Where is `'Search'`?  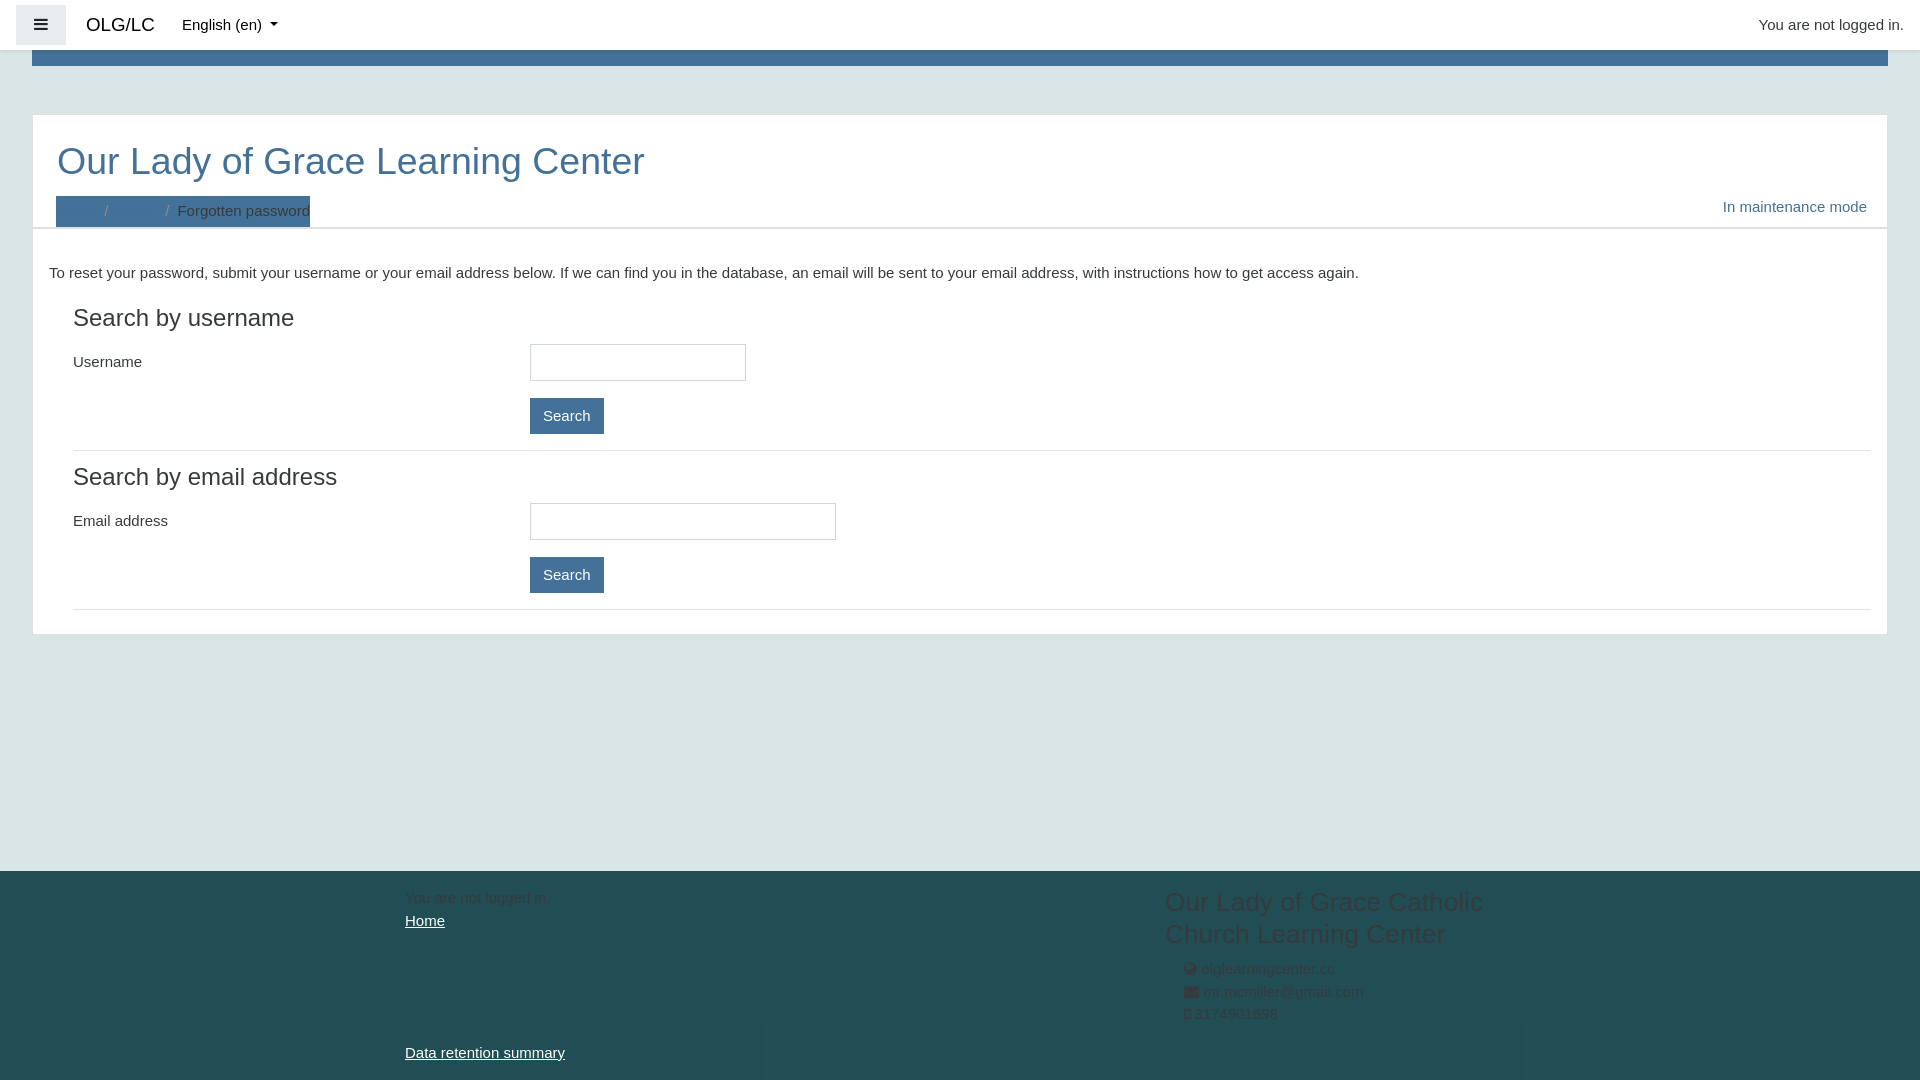 'Search' is located at coordinates (565, 415).